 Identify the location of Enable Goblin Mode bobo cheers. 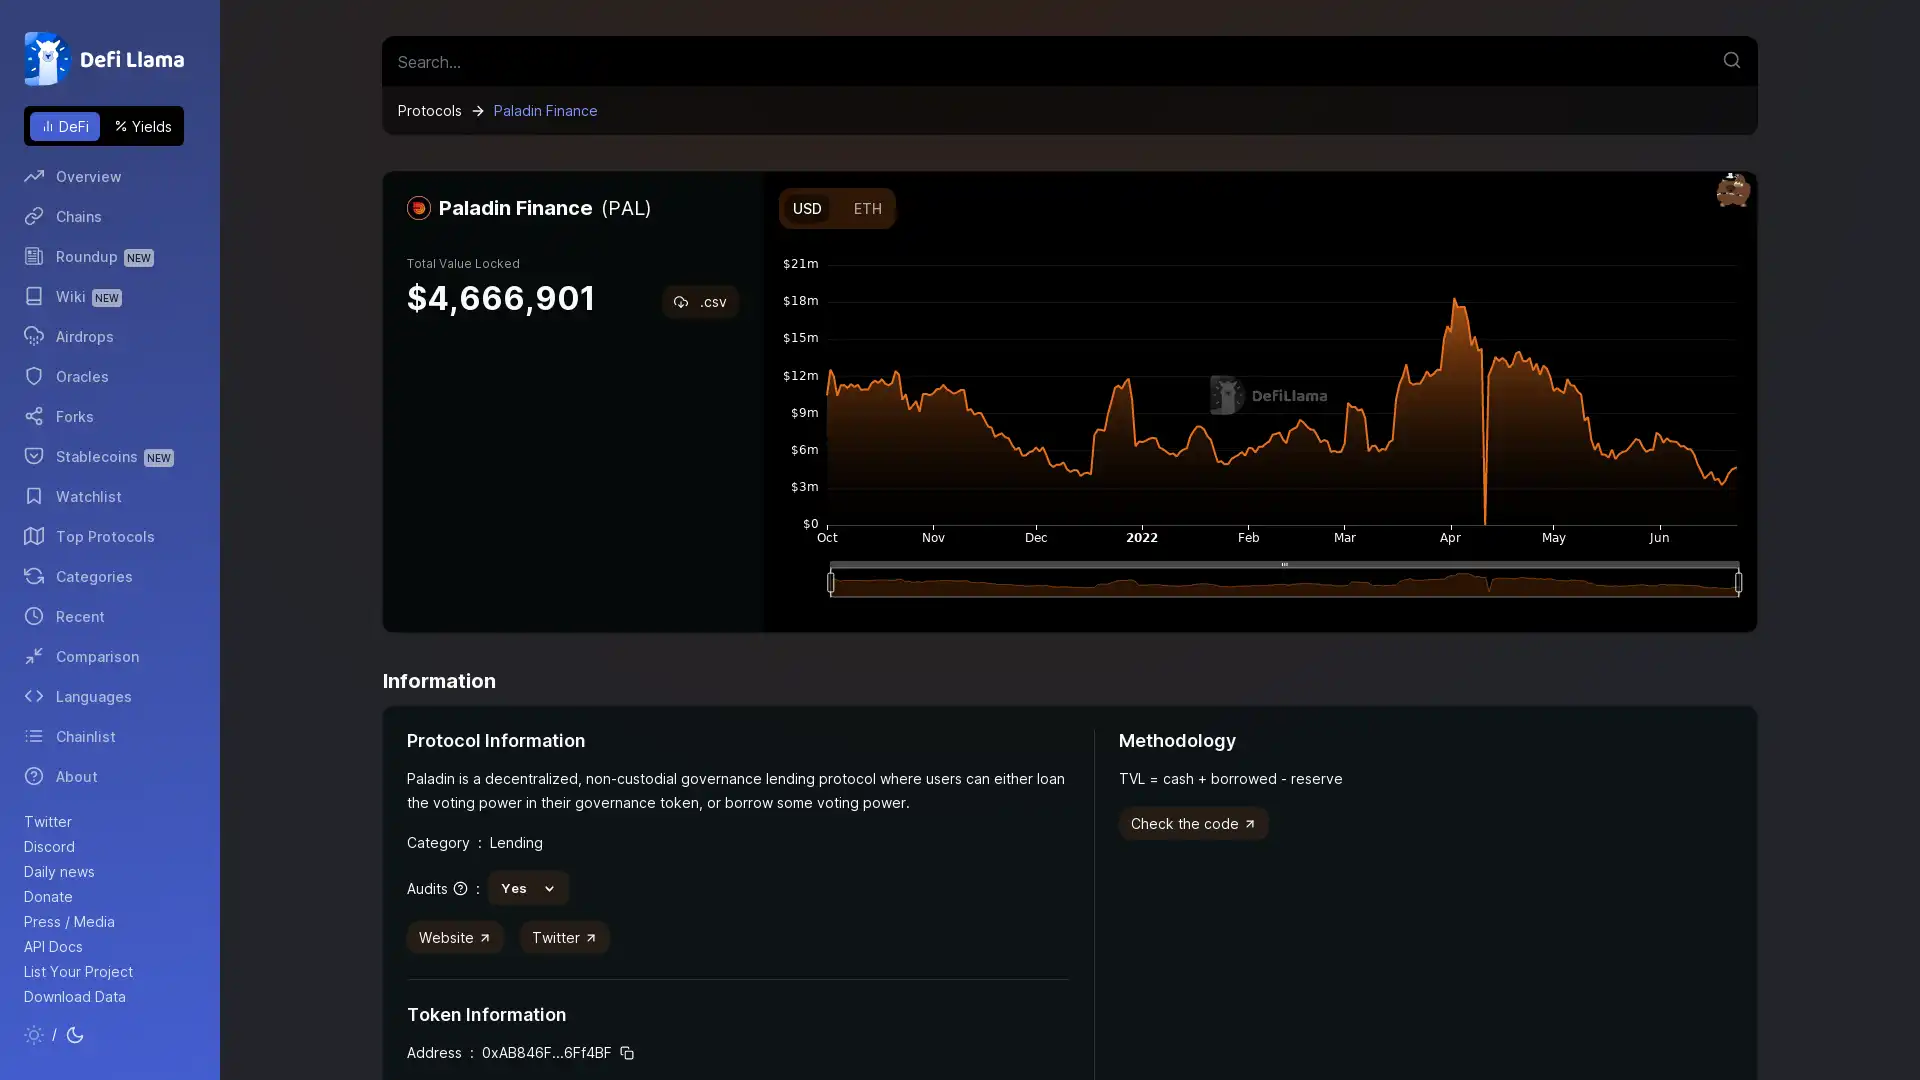
(1732, 191).